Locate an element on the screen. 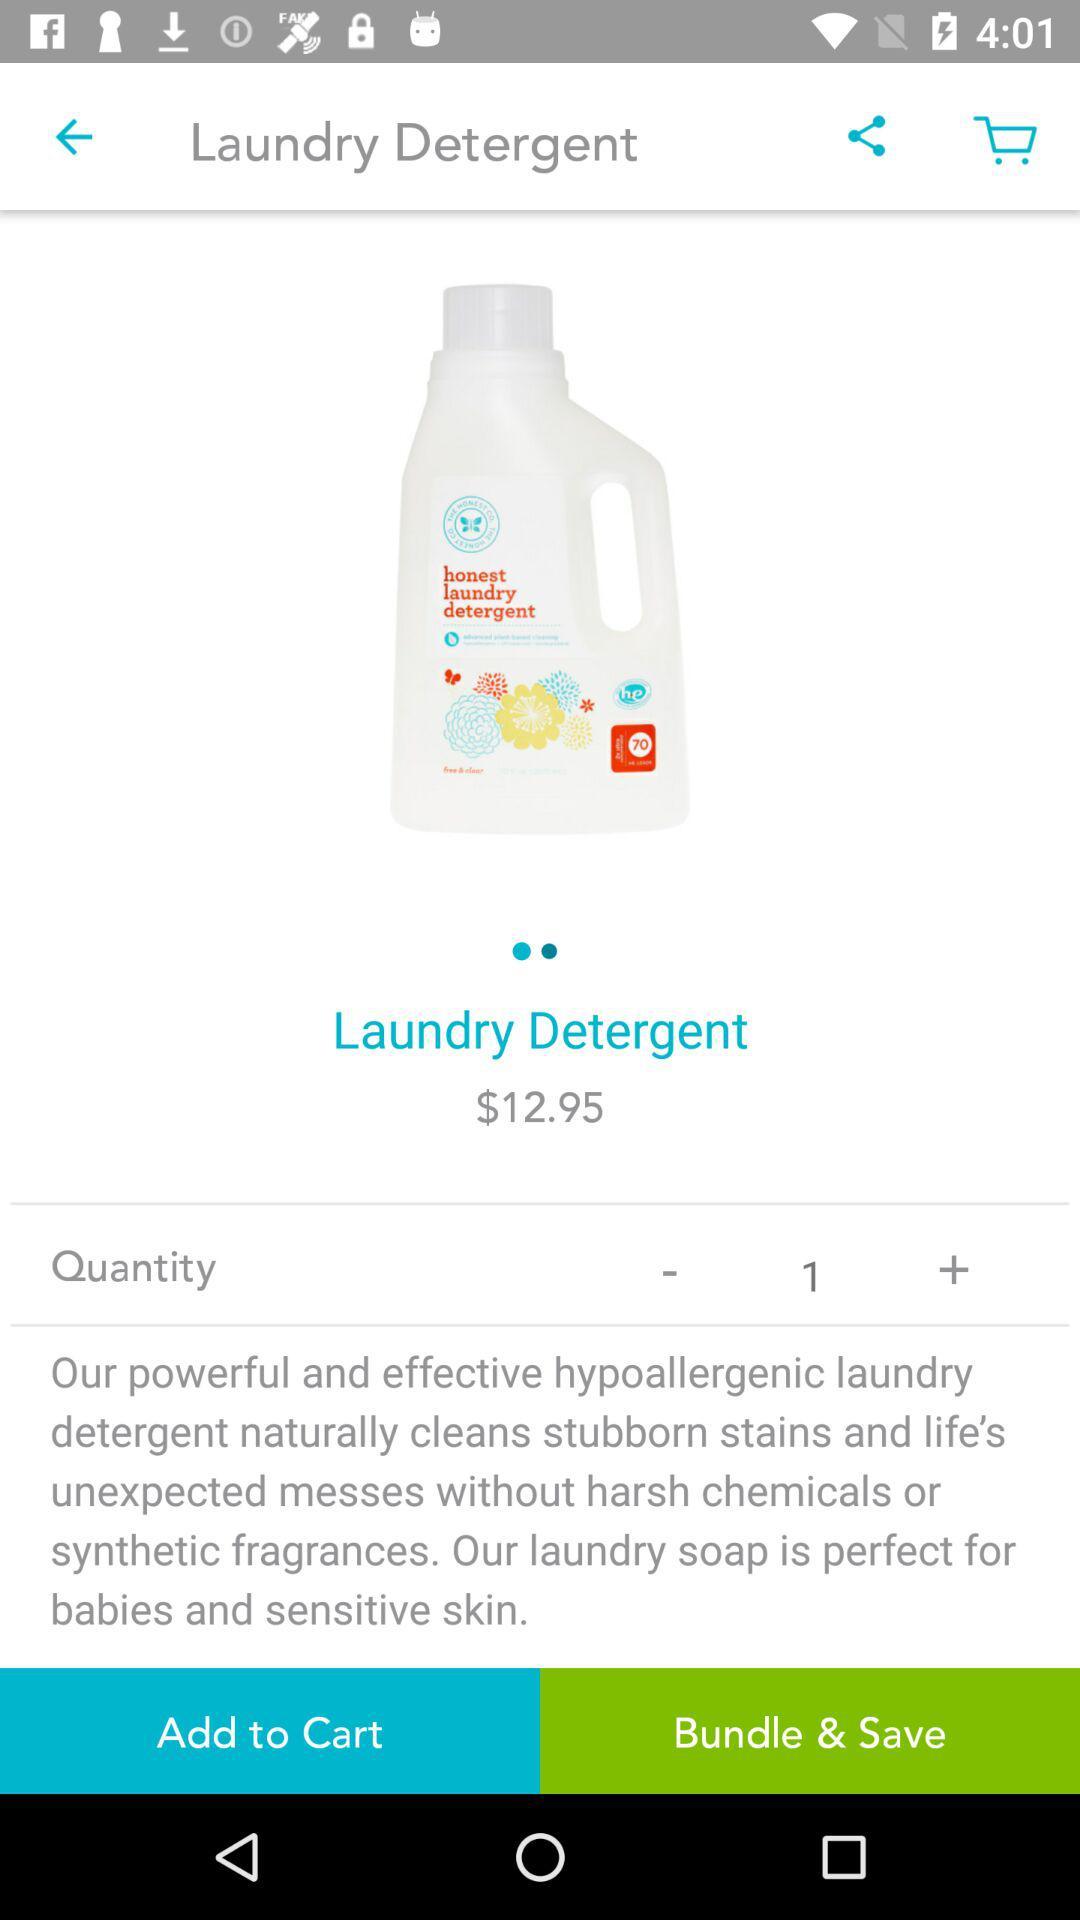 The image size is (1080, 1920). the item next to bundle & save item is located at coordinates (270, 1730).